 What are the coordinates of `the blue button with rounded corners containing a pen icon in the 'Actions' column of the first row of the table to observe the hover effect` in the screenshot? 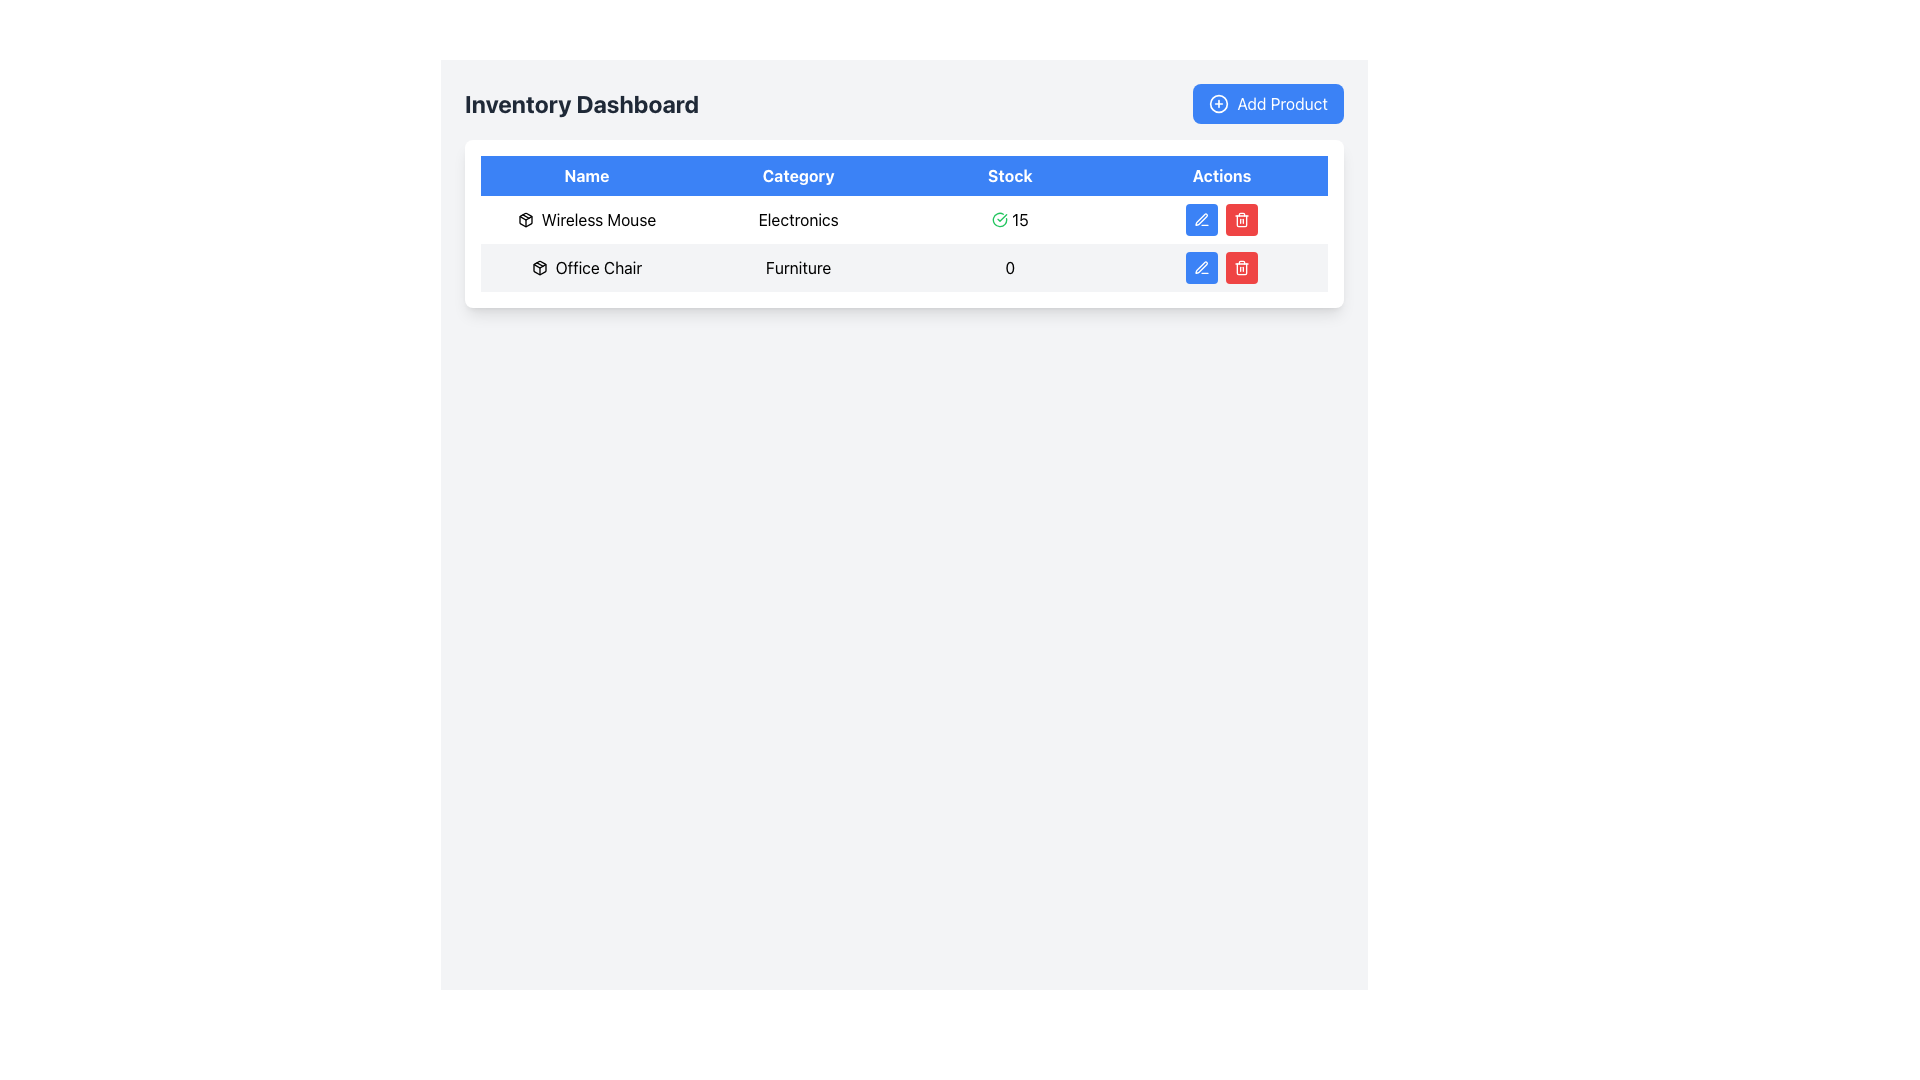 It's located at (1201, 219).